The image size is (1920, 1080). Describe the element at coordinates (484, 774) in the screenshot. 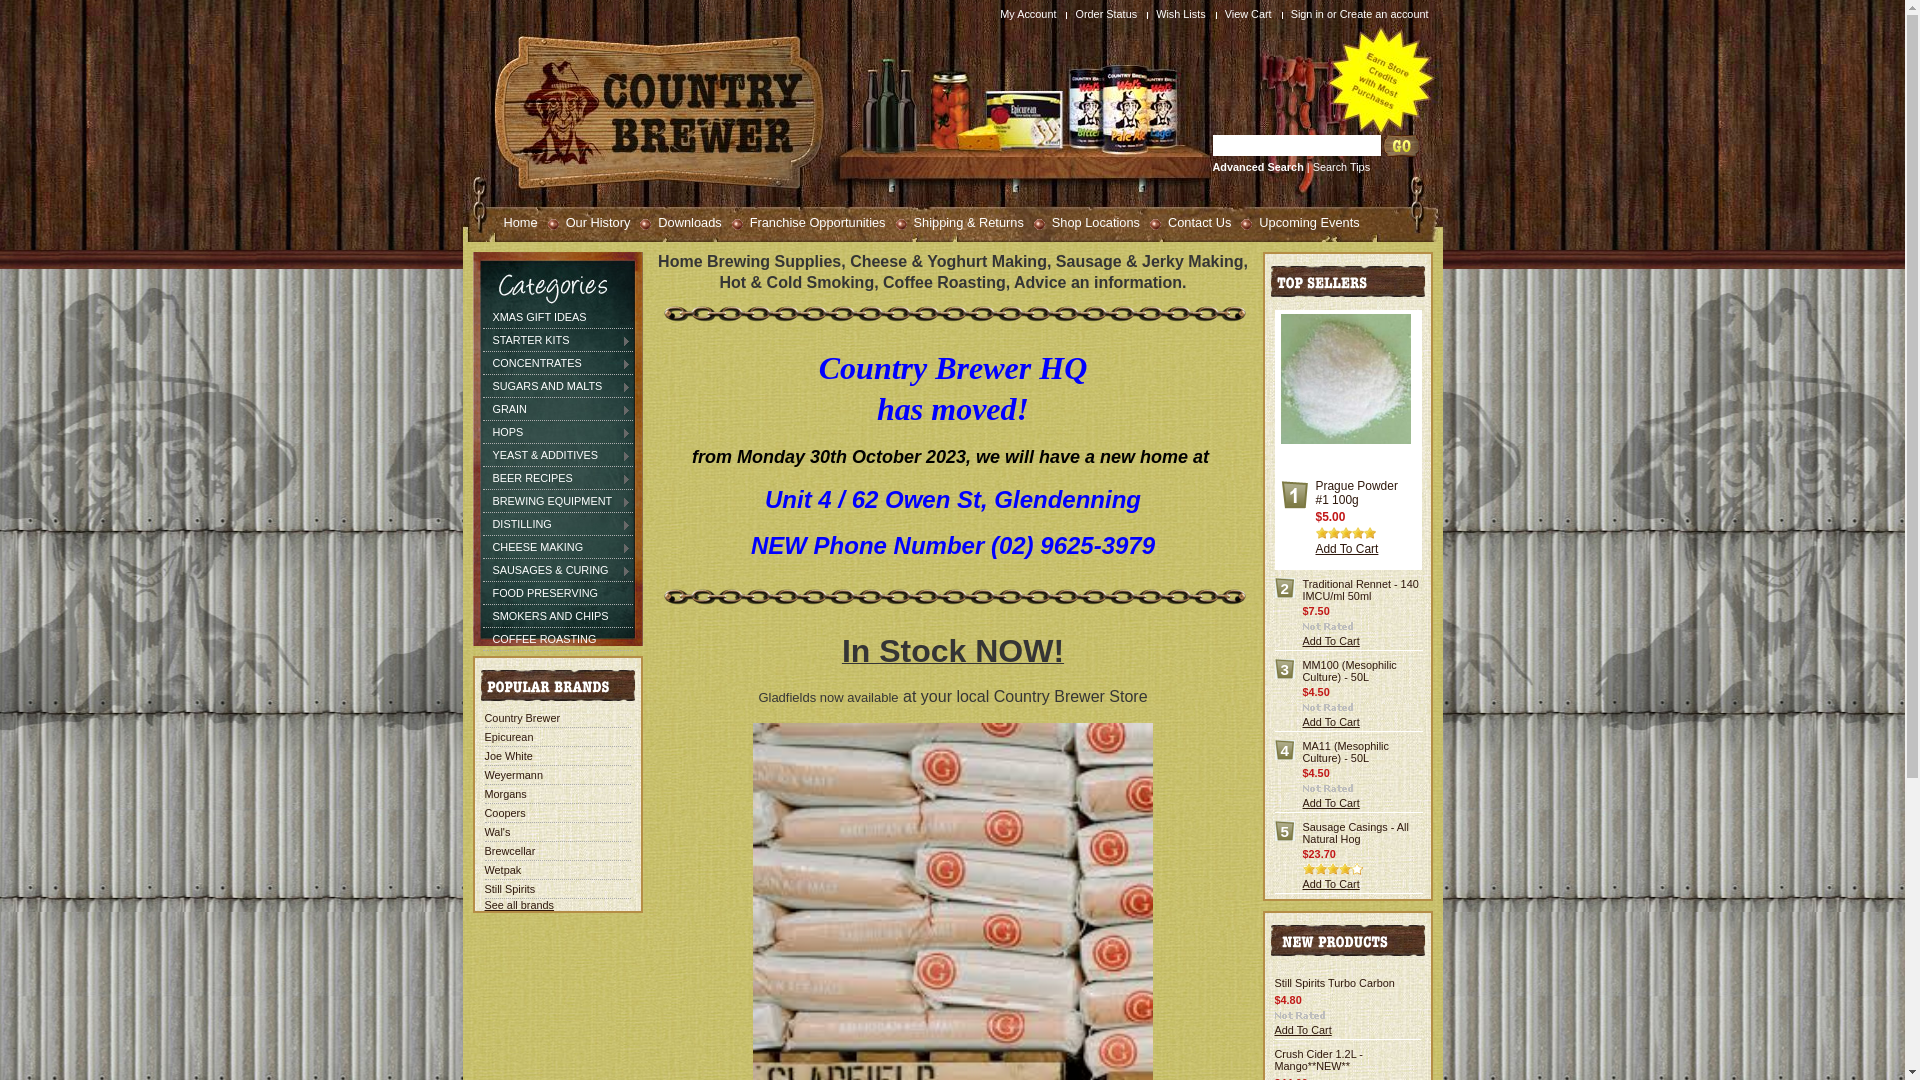

I see `'Weyermann'` at that location.